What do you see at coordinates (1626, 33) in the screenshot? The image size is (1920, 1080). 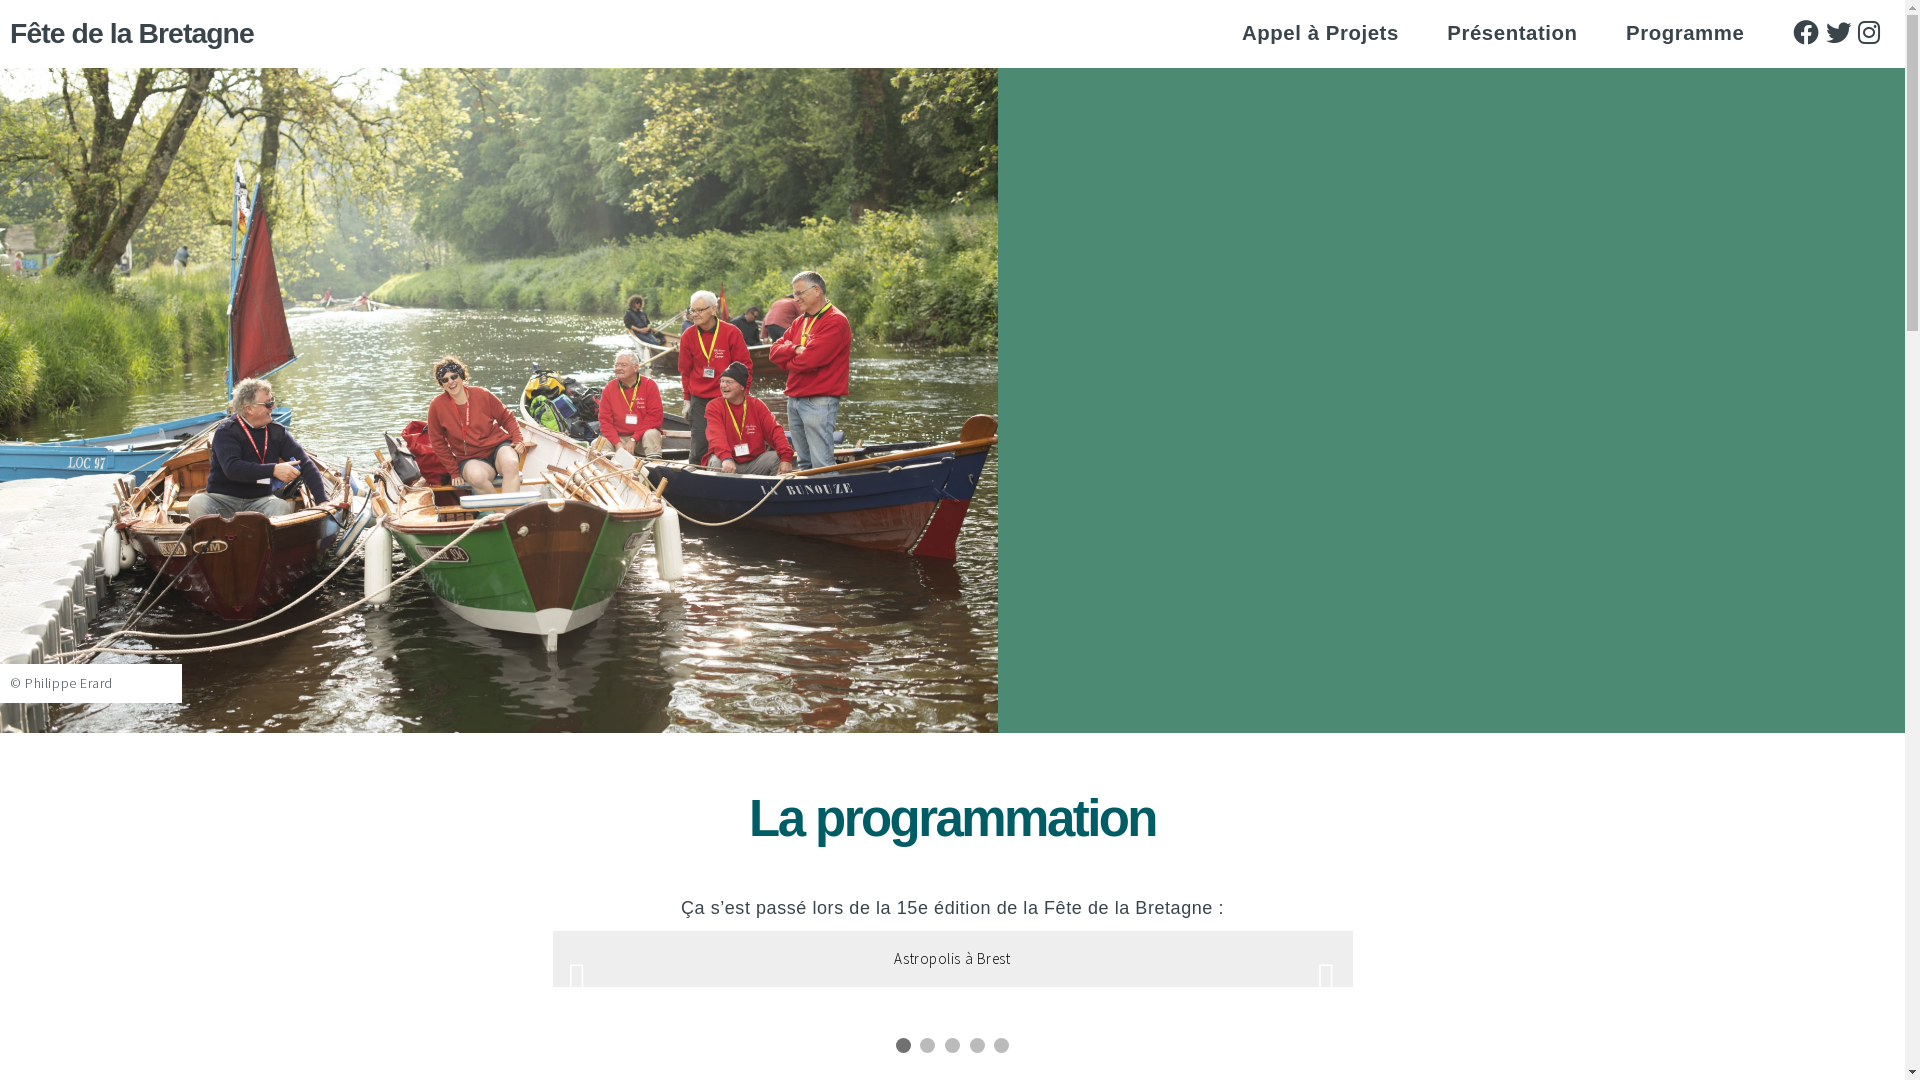 I see `'Programme'` at bounding box center [1626, 33].